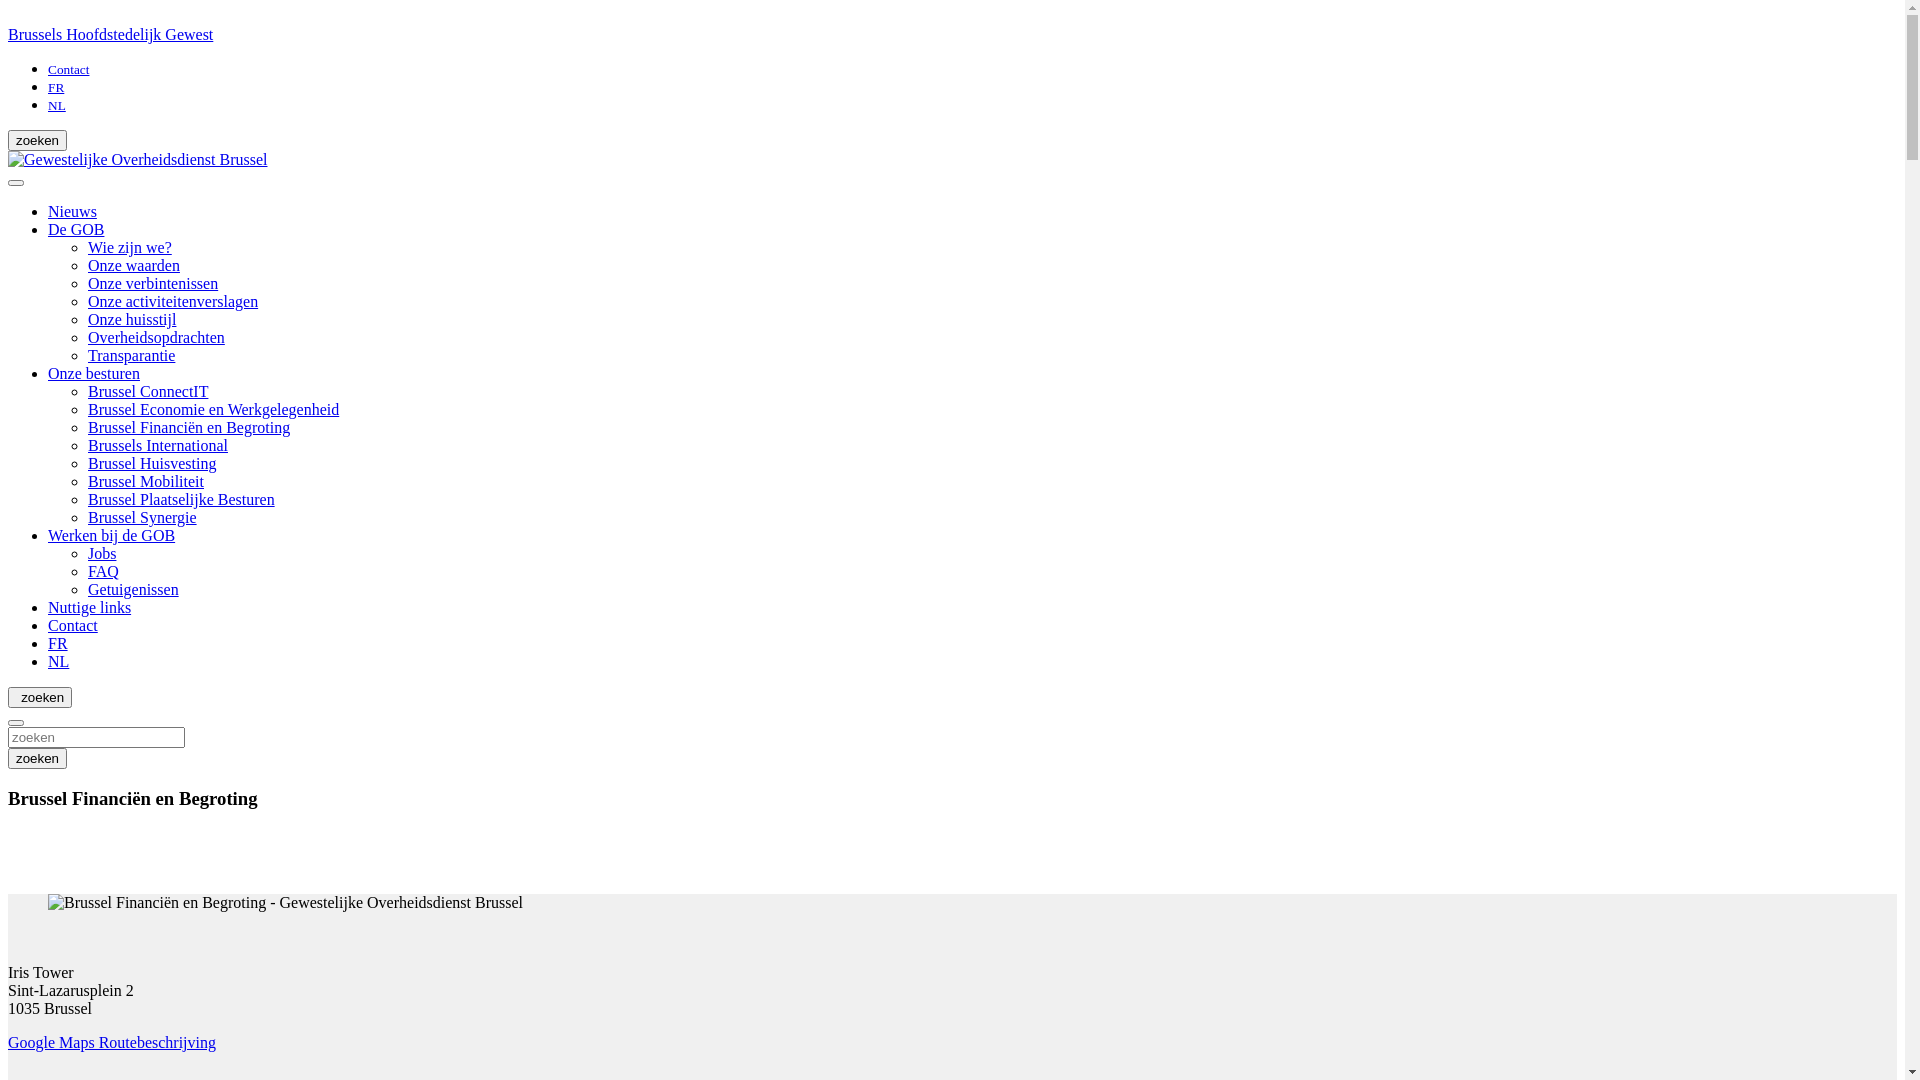 Image resolution: width=1920 pixels, height=1080 pixels. Describe the element at coordinates (76, 228) in the screenshot. I see `'De GOB'` at that location.